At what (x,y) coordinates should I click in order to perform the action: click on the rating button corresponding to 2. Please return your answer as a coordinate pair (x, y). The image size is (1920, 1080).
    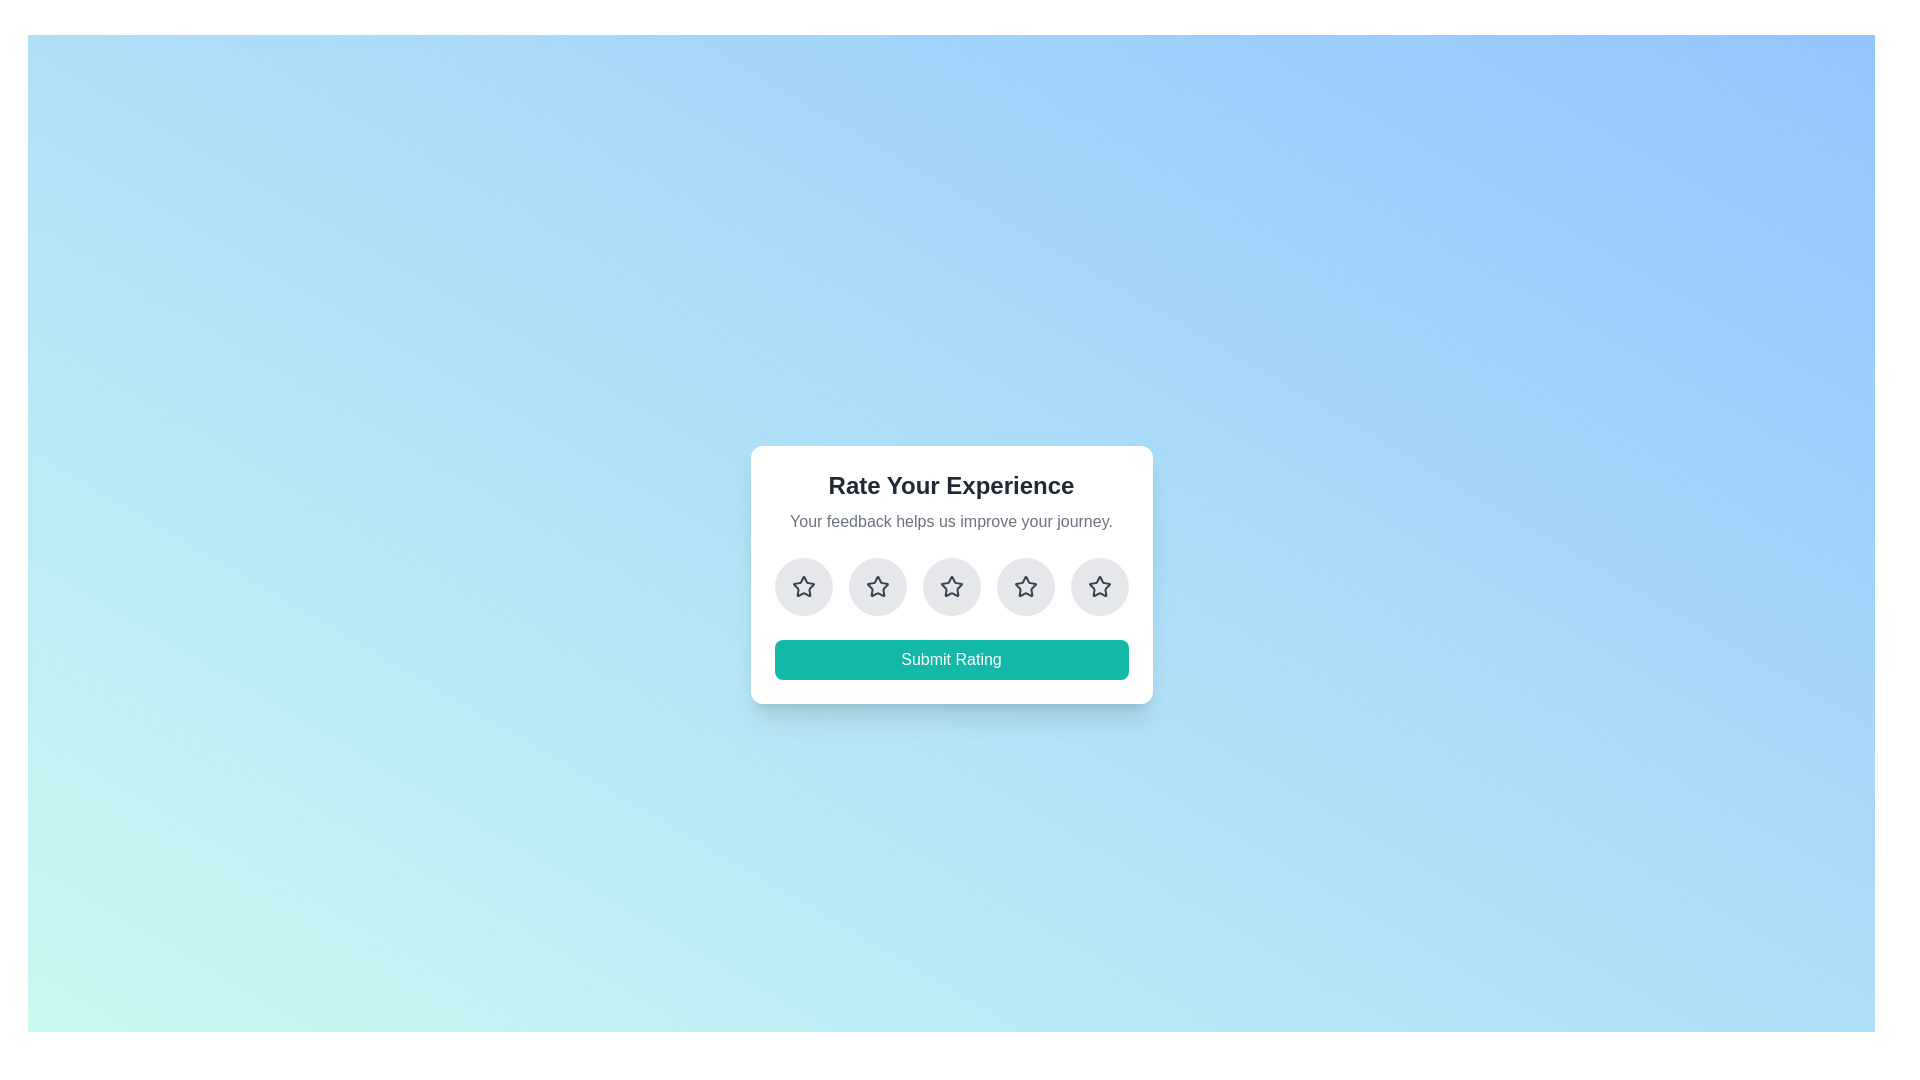
    Looking at the image, I should click on (877, 585).